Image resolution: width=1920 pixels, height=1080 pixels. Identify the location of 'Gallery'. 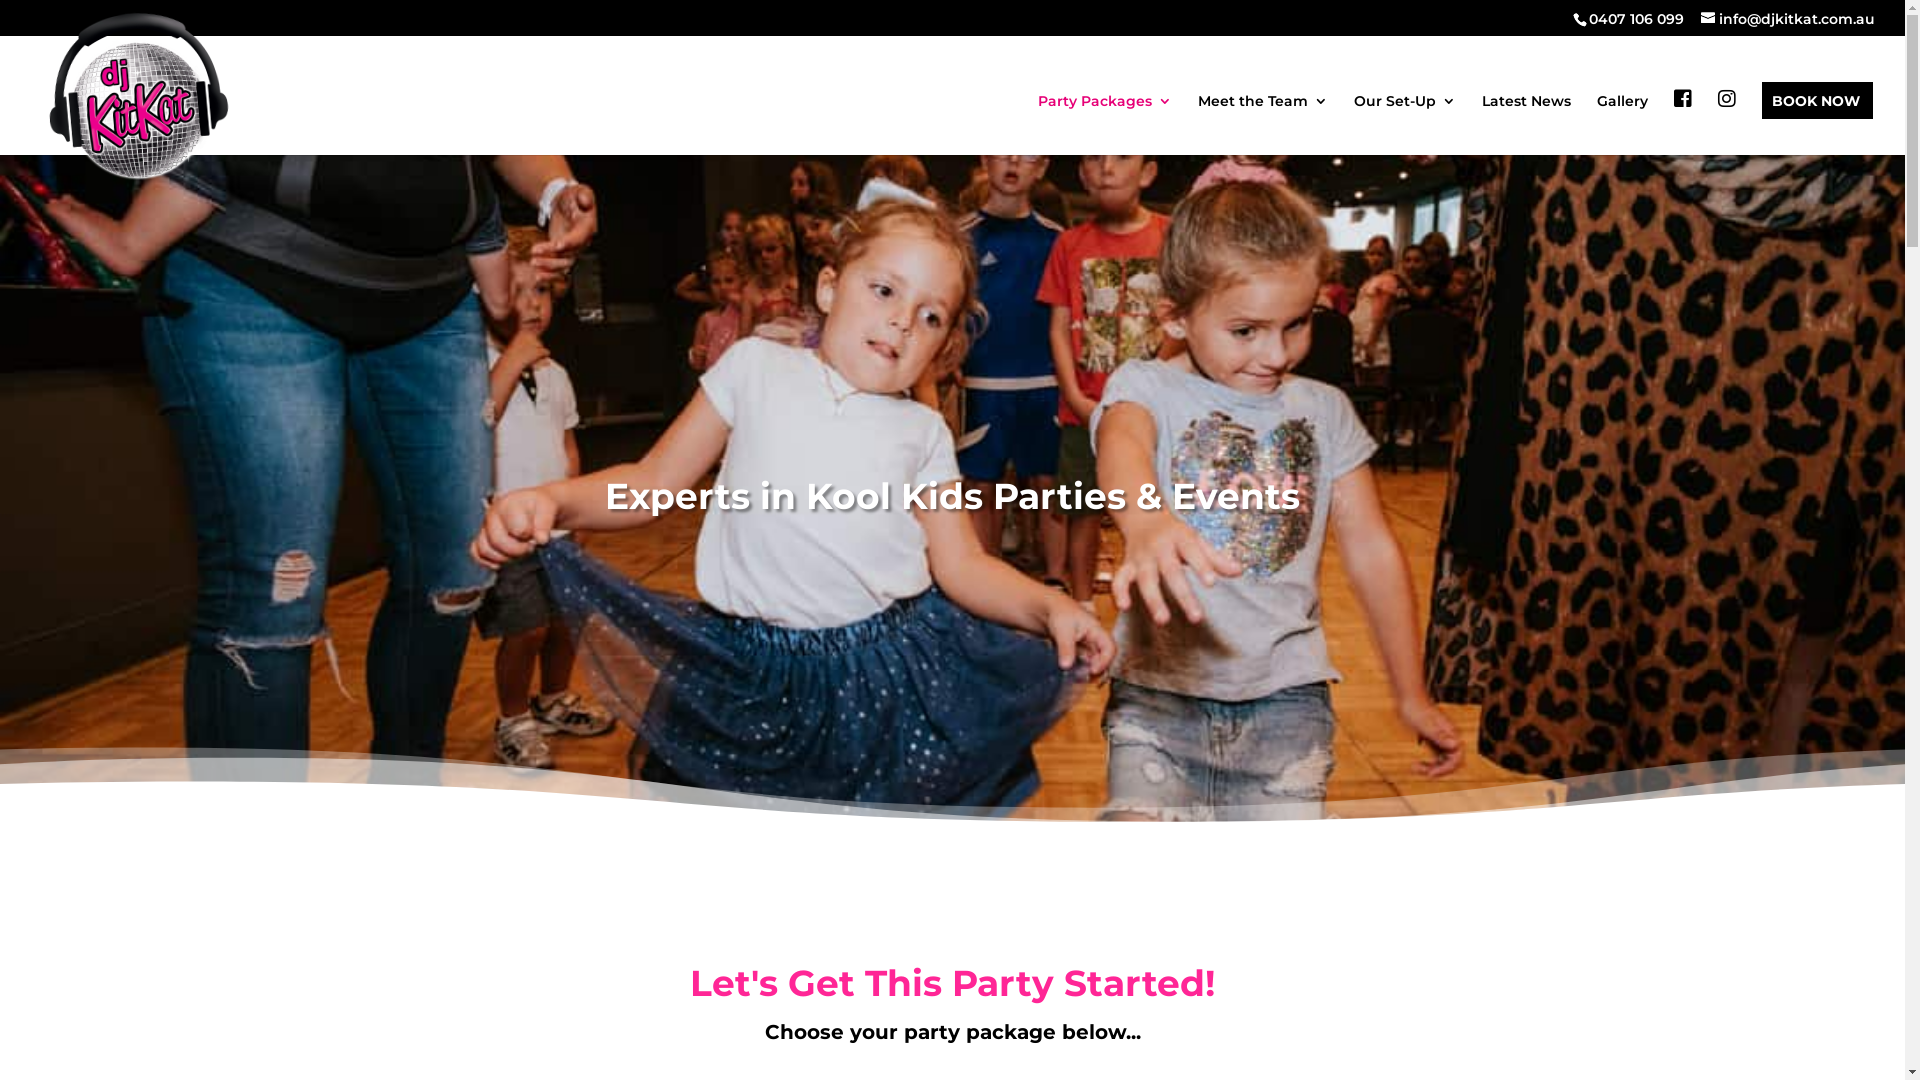
(1622, 123).